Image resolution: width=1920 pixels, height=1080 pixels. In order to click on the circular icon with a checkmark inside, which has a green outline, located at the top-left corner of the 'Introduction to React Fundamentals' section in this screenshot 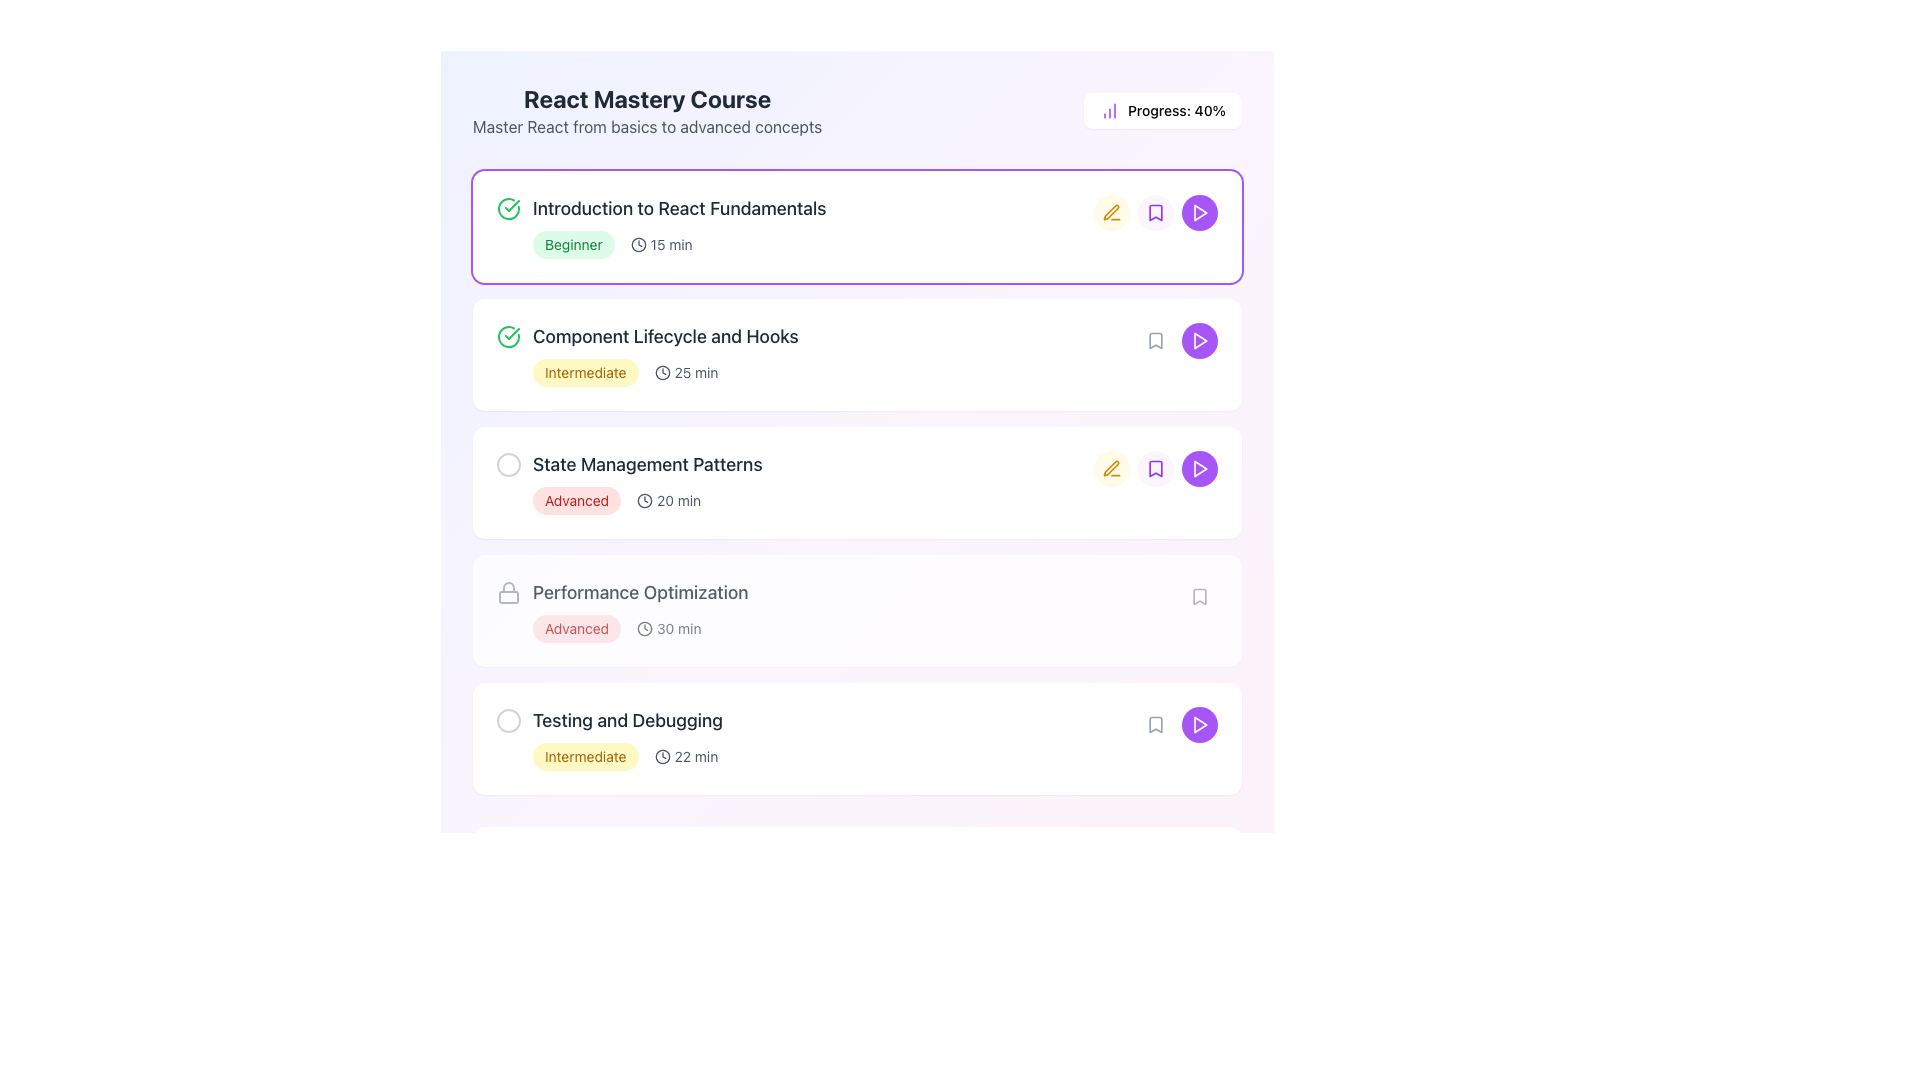, I will do `click(508, 208)`.